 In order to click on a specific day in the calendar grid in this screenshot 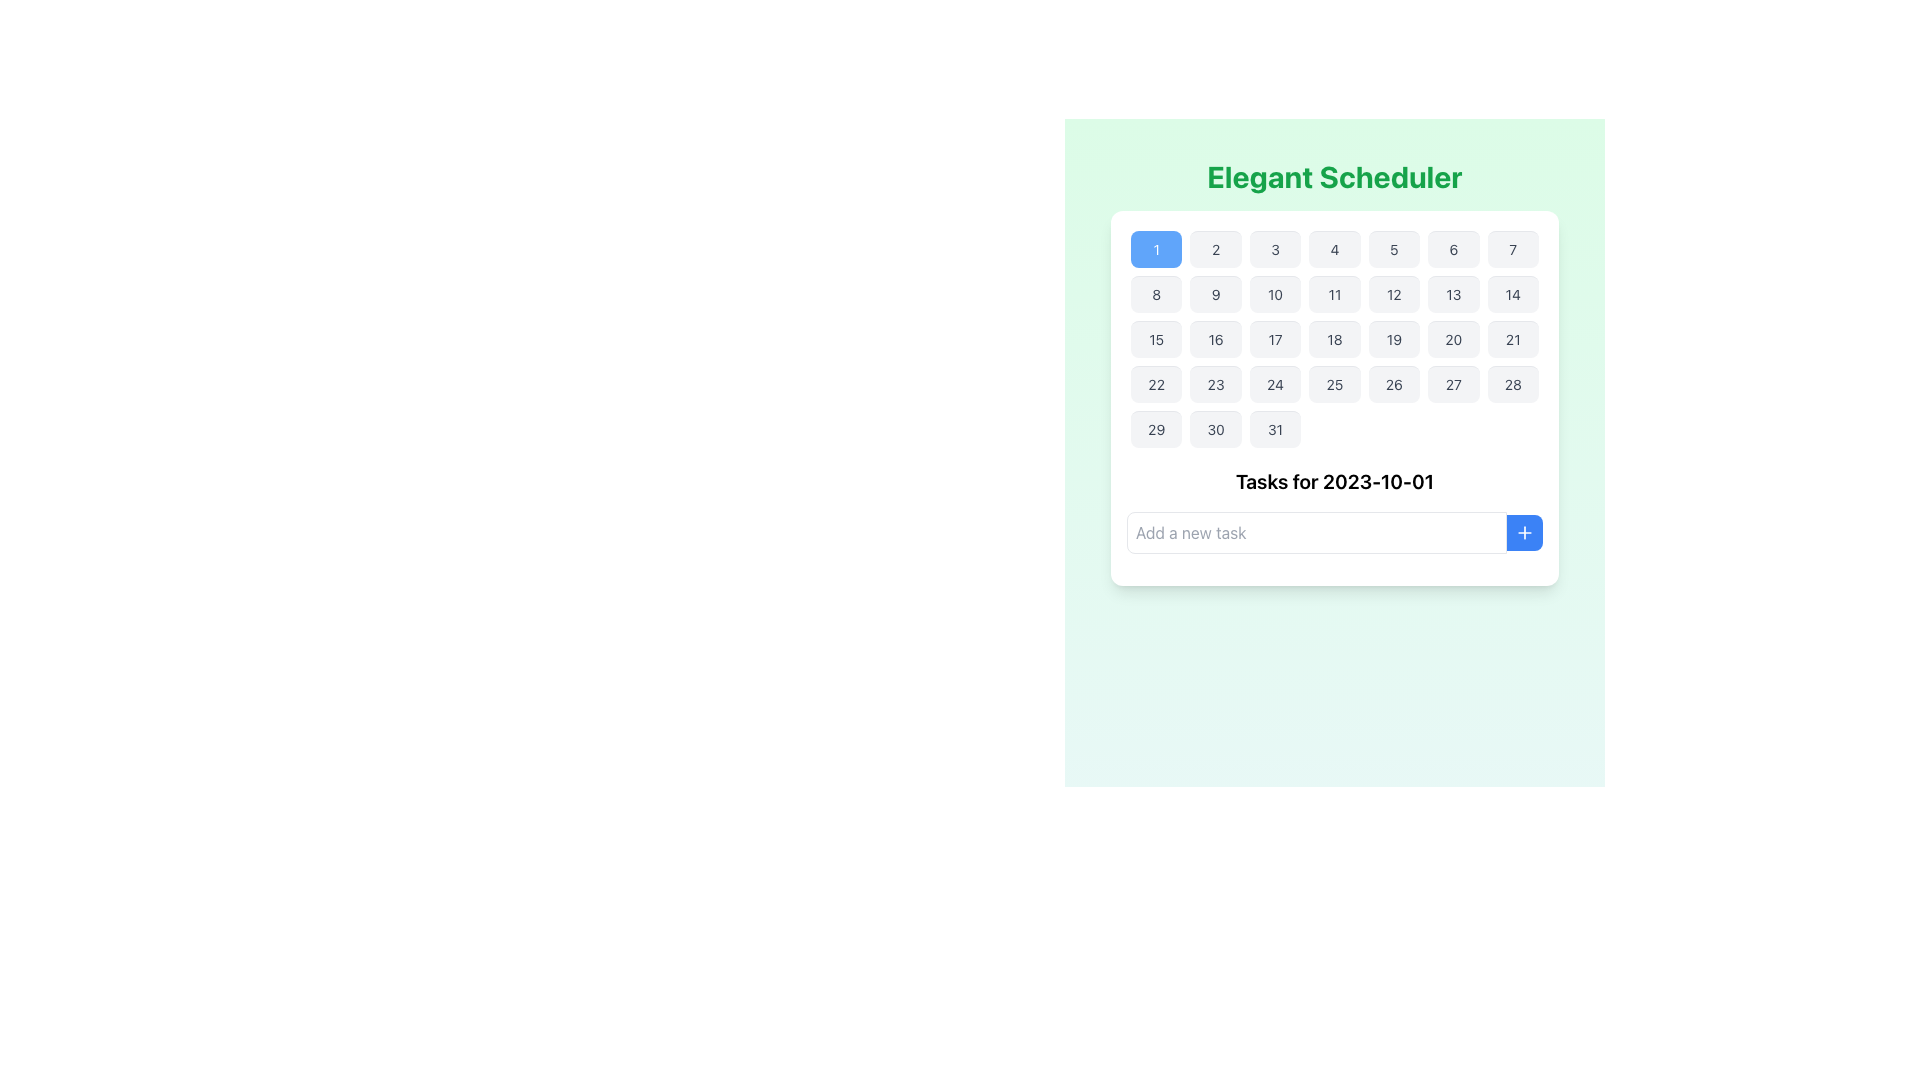, I will do `click(1334, 338)`.